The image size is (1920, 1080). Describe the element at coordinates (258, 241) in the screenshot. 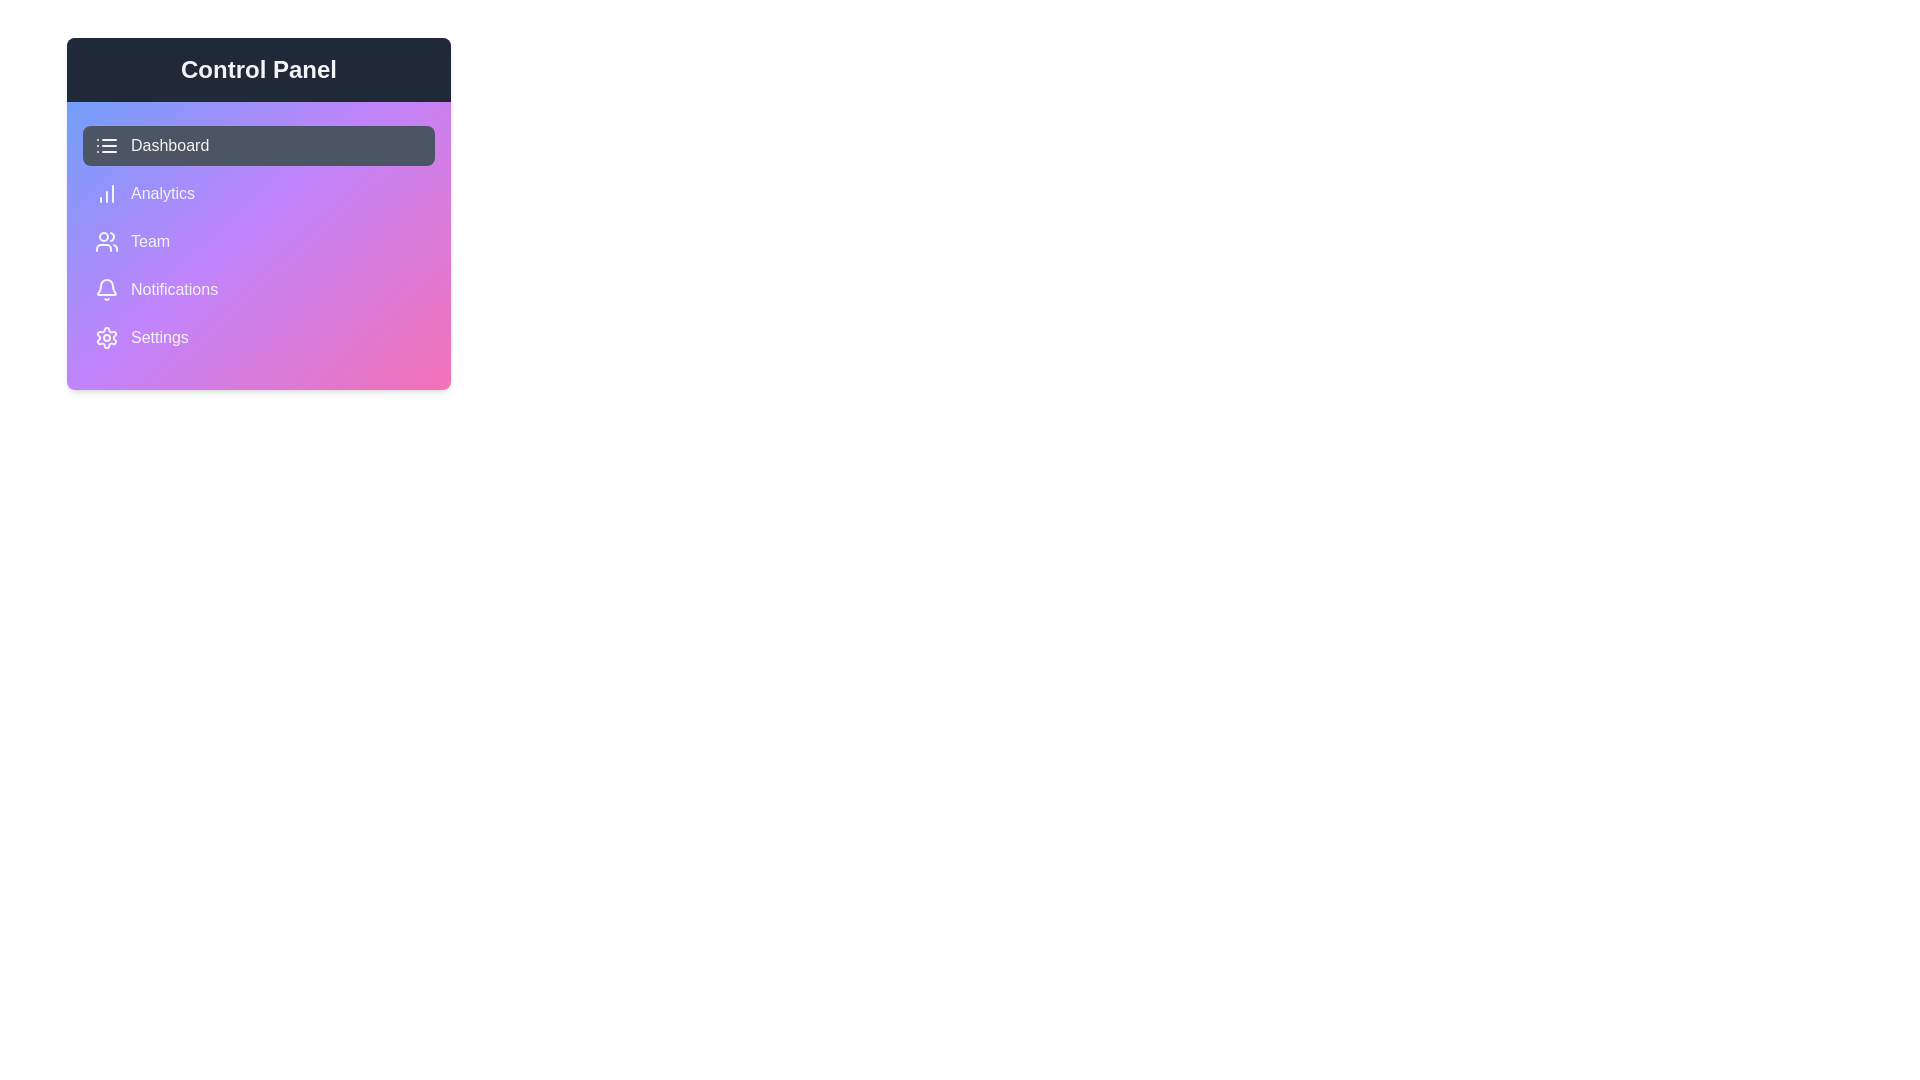

I see `the 'Team' button in the sidebar of the control panel` at that location.